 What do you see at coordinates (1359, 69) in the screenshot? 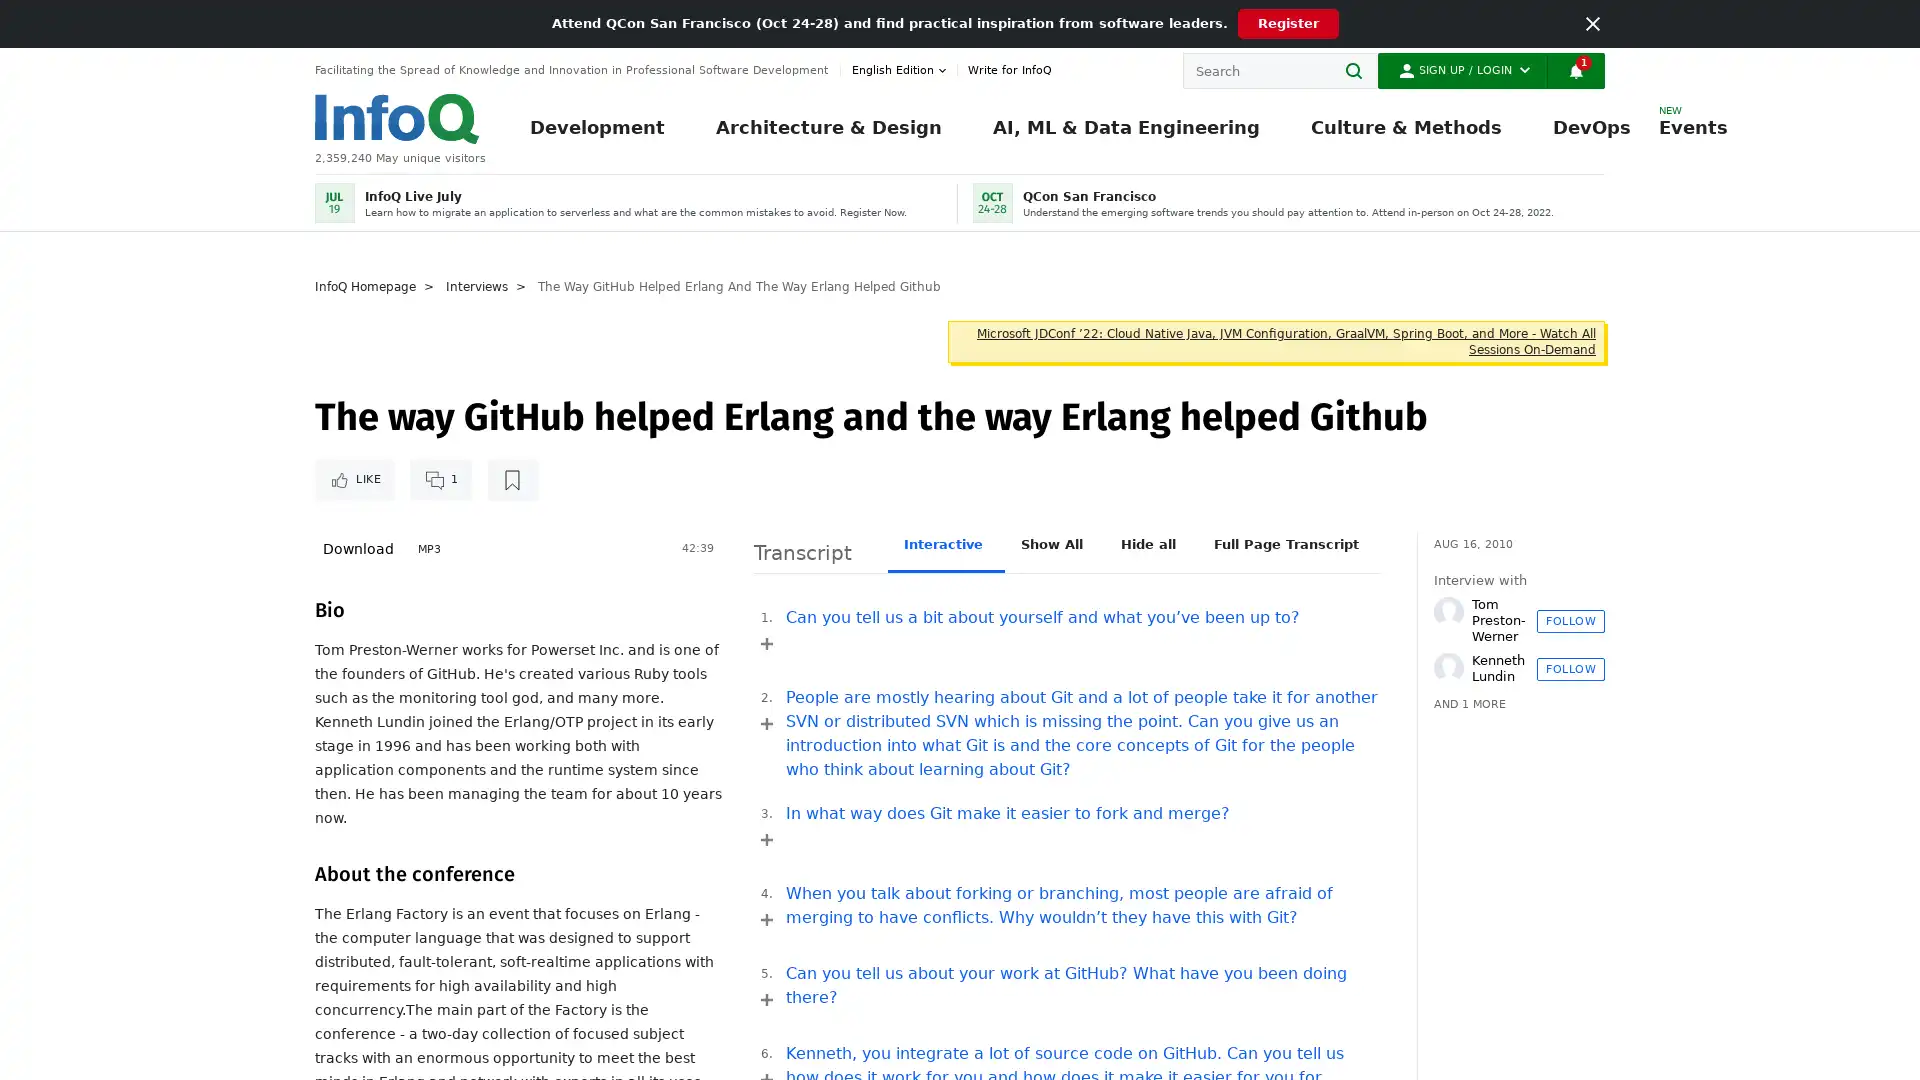
I see `Search` at bounding box center [1359, 69].